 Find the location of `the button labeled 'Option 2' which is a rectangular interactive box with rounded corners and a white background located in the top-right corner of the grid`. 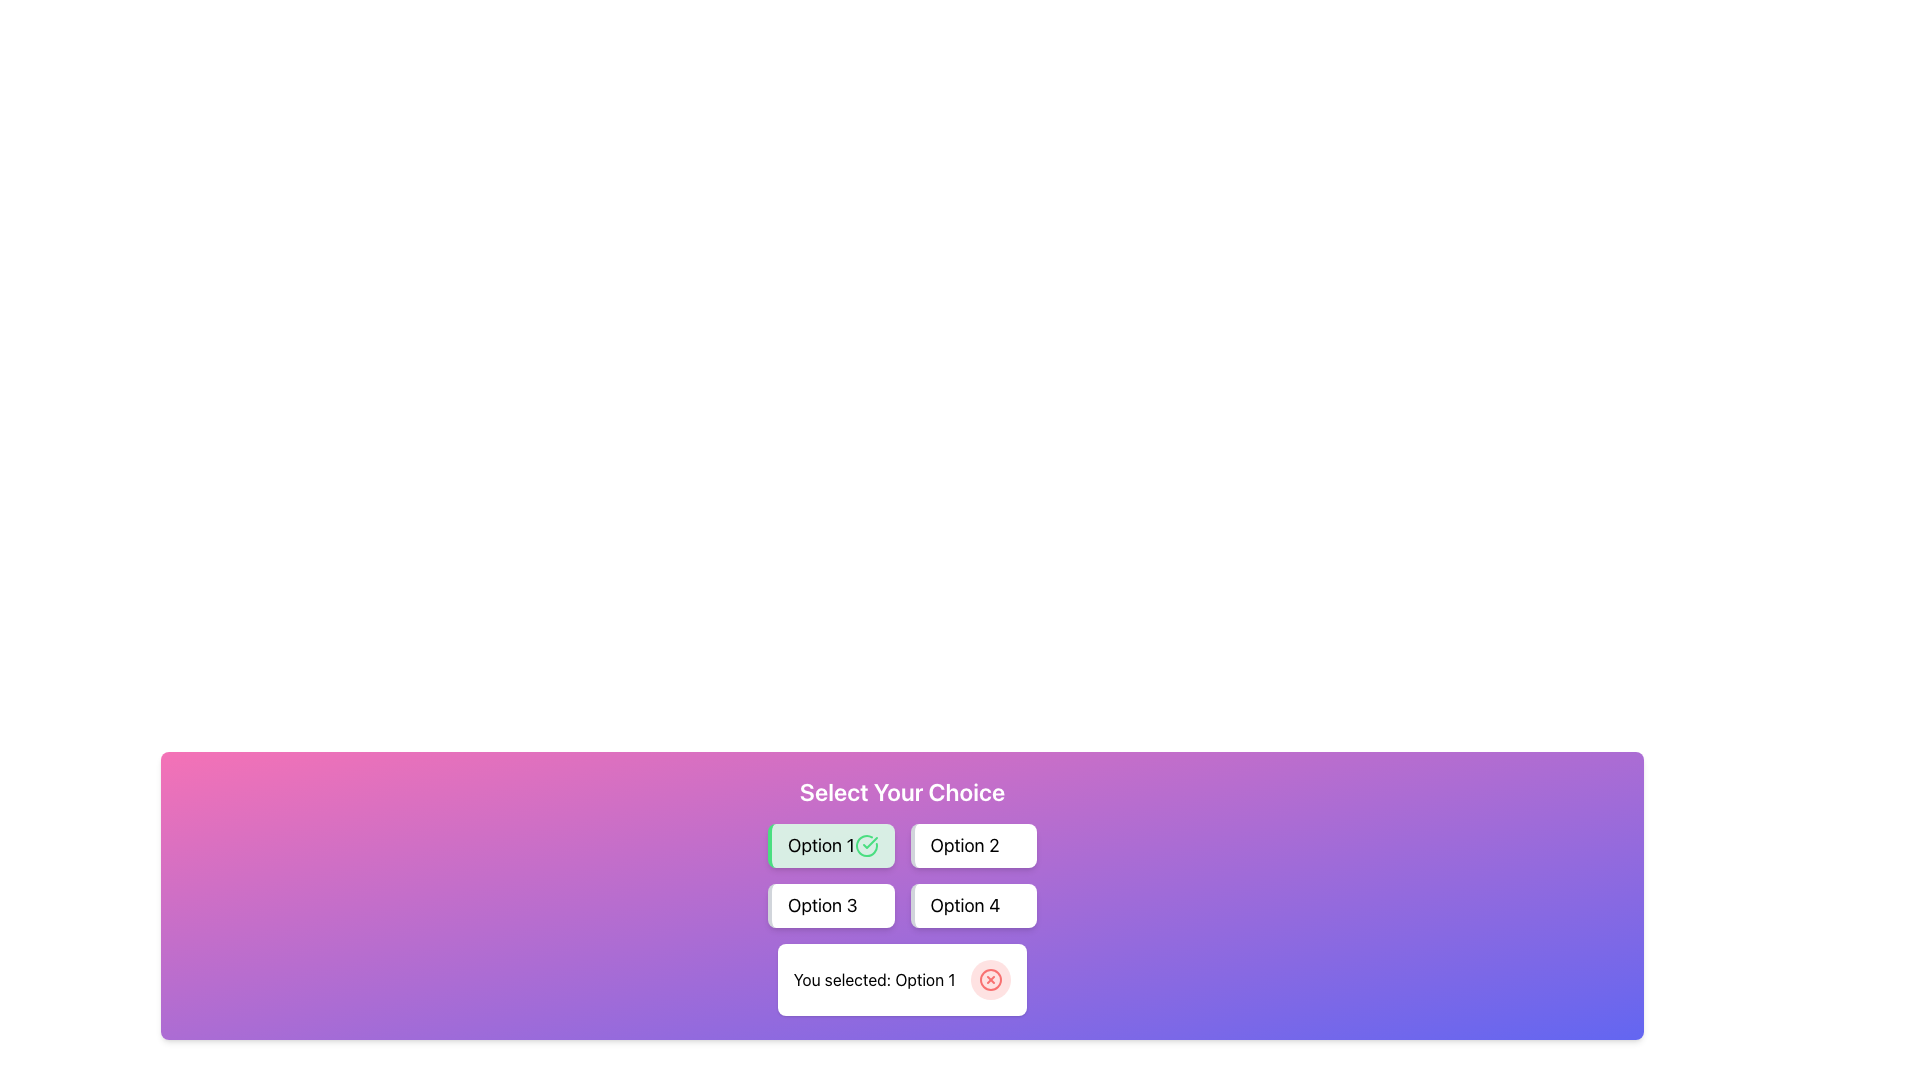

the button labeled 'Option 2' which is a rectangular interactive box with rounded corners and a white background located in the top-right corner of the grid is located at coordinates (973, 845).